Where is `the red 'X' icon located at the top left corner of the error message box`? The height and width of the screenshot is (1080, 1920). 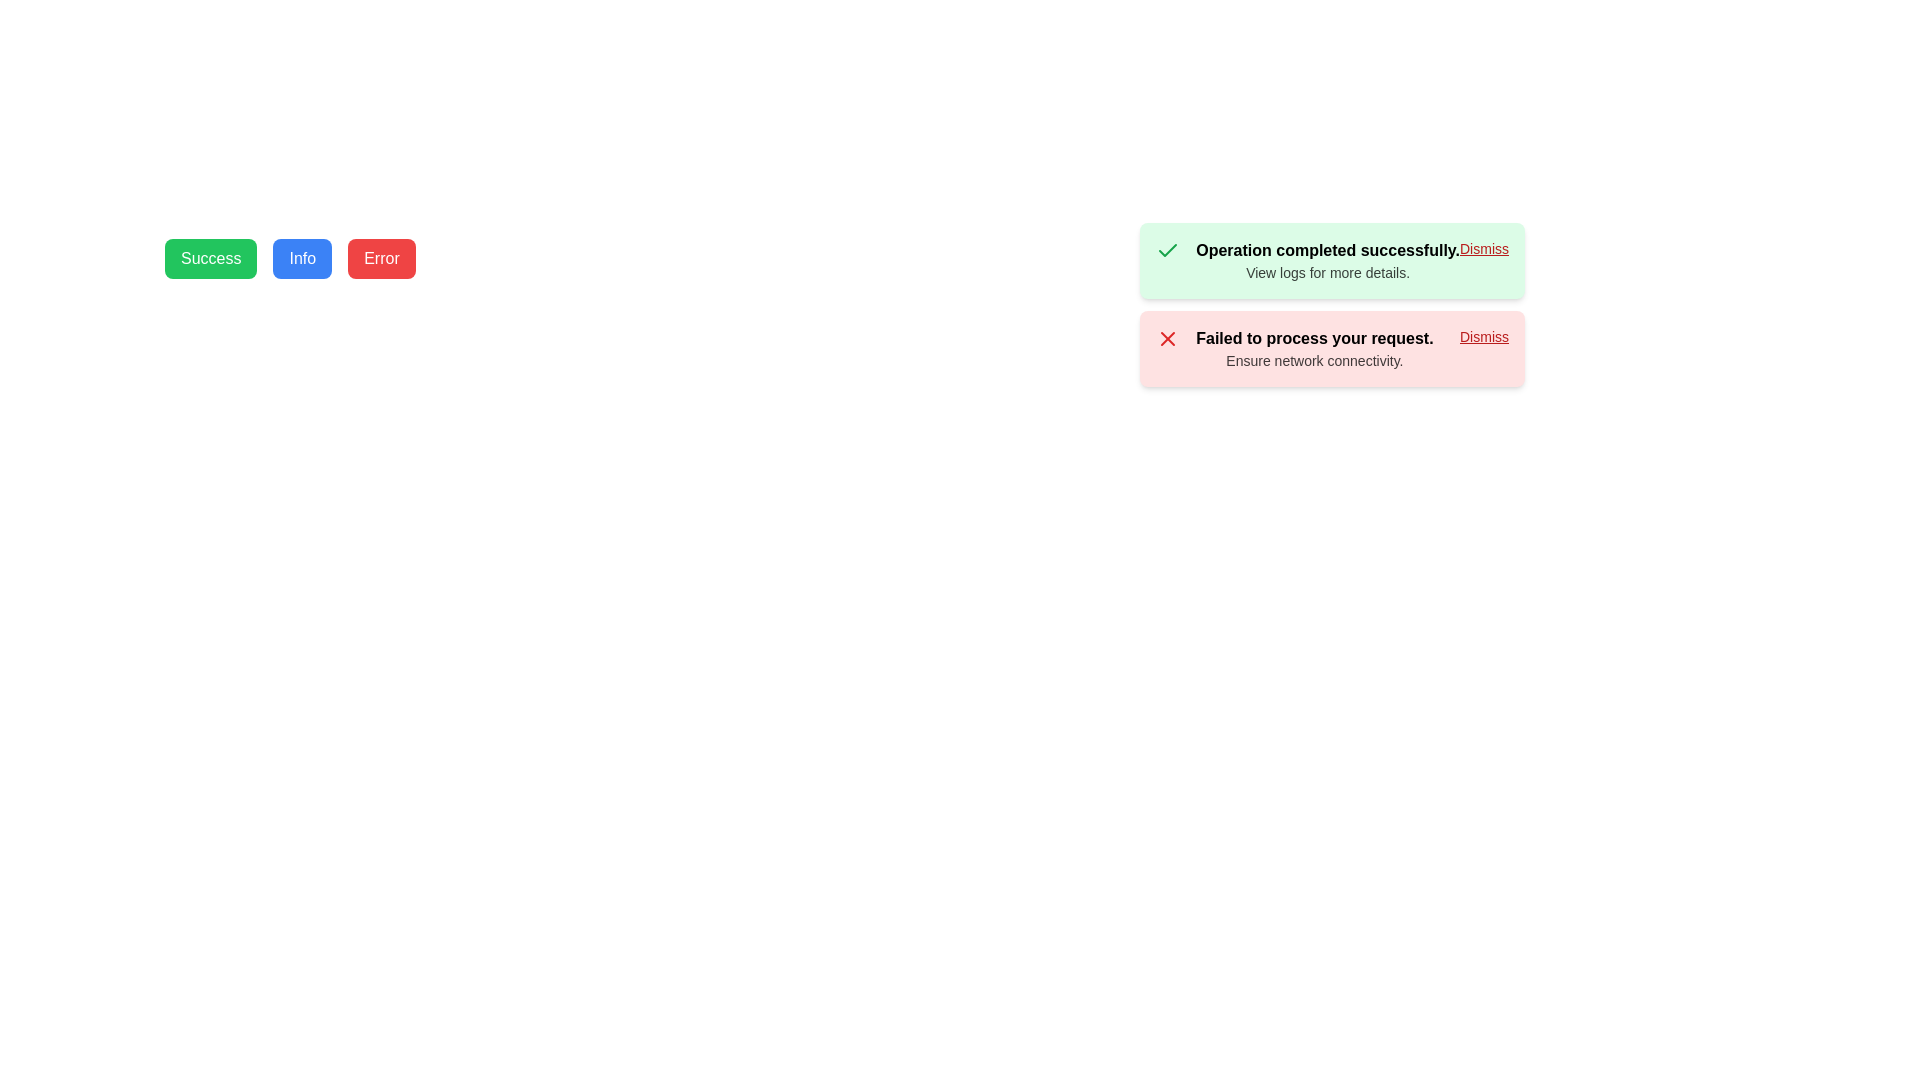 the red 'X' icon located at the top left corner of the error message box is located at coordinates (1168, 338).